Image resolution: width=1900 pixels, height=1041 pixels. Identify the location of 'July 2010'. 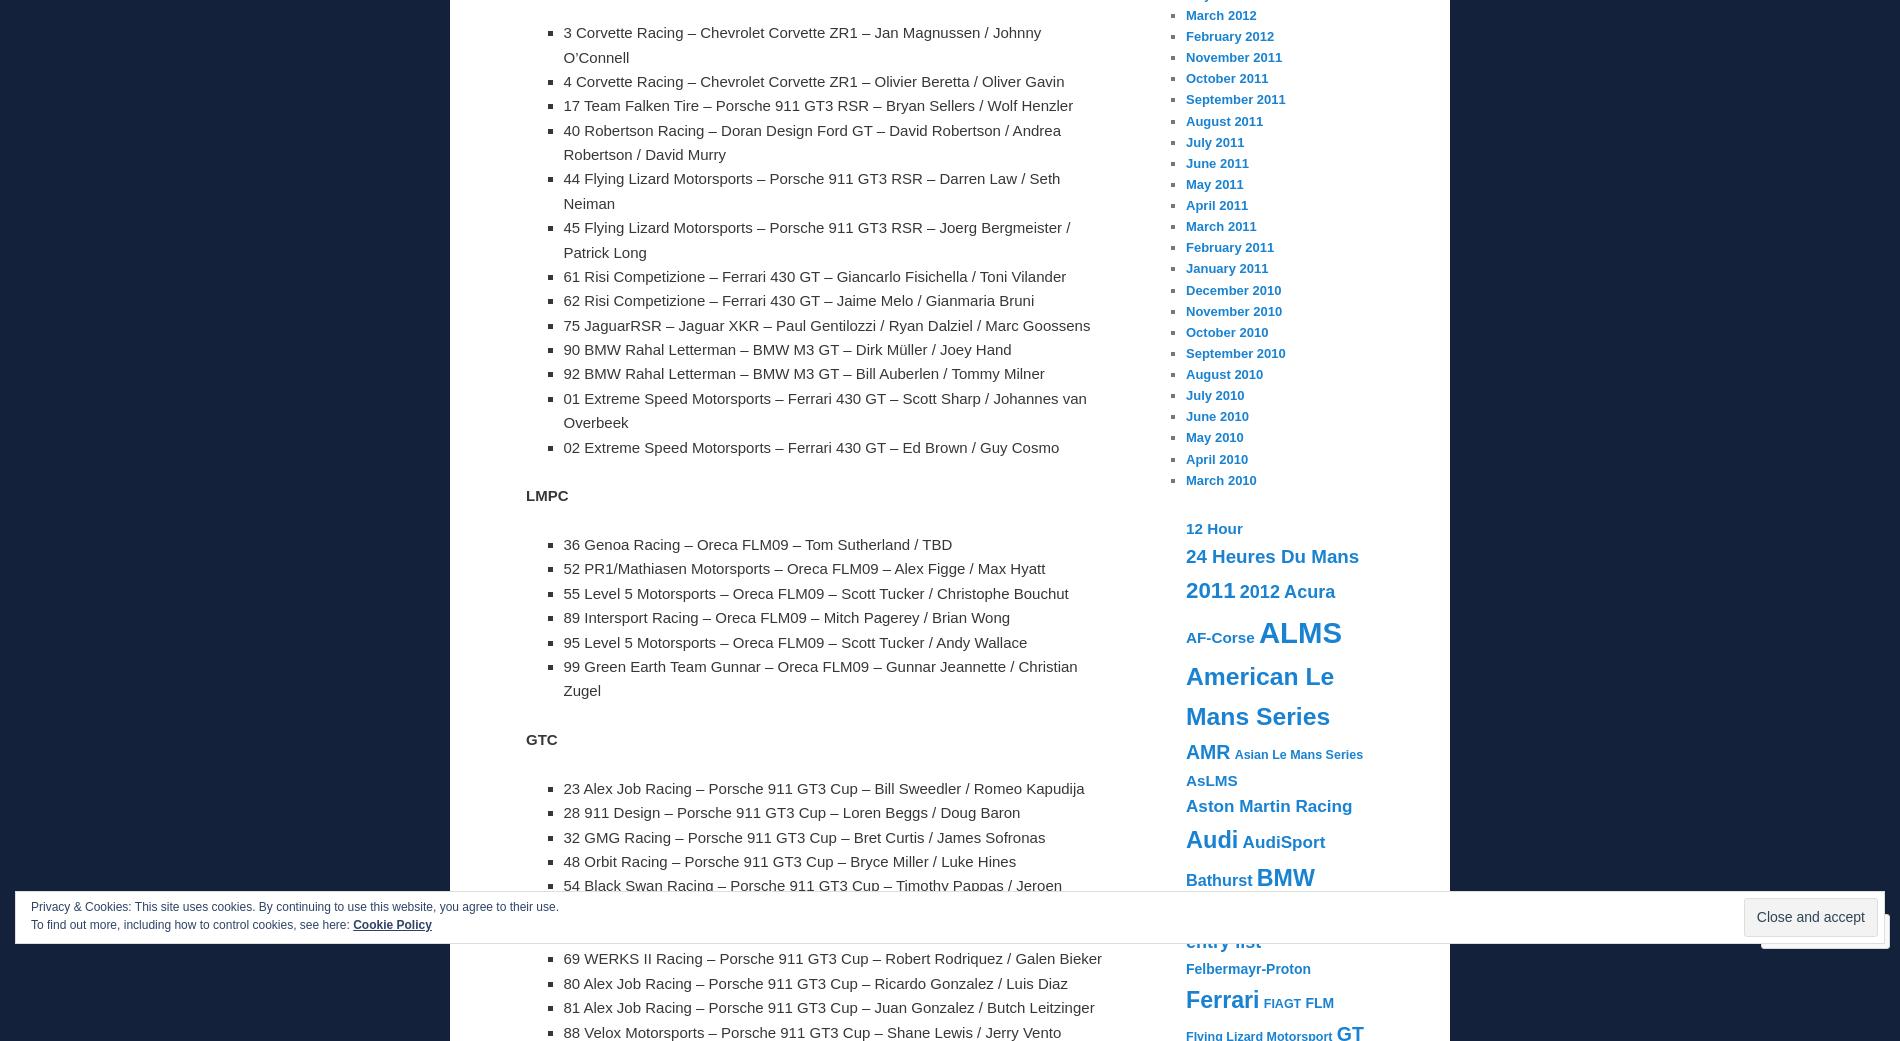
(1185, 395).